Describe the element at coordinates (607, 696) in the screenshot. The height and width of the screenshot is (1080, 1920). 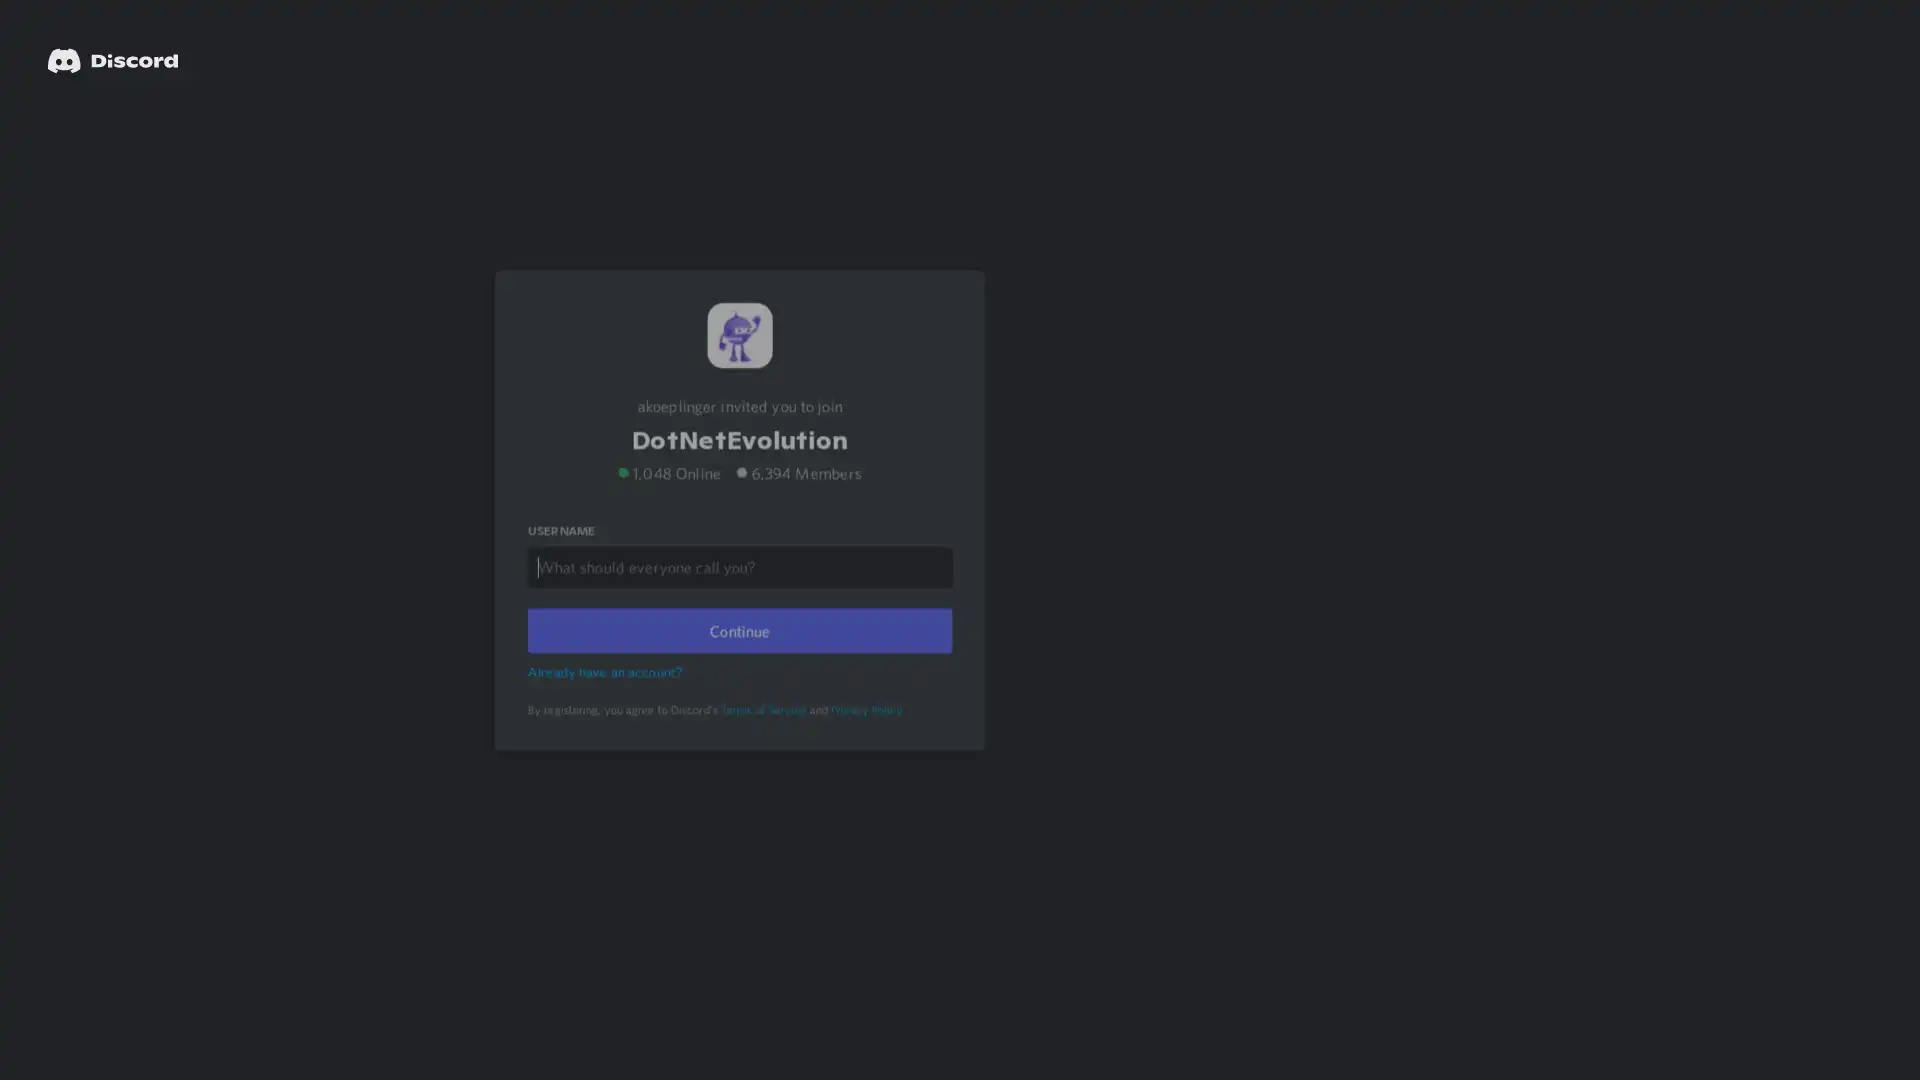
I see `Already have an account?` at that location.